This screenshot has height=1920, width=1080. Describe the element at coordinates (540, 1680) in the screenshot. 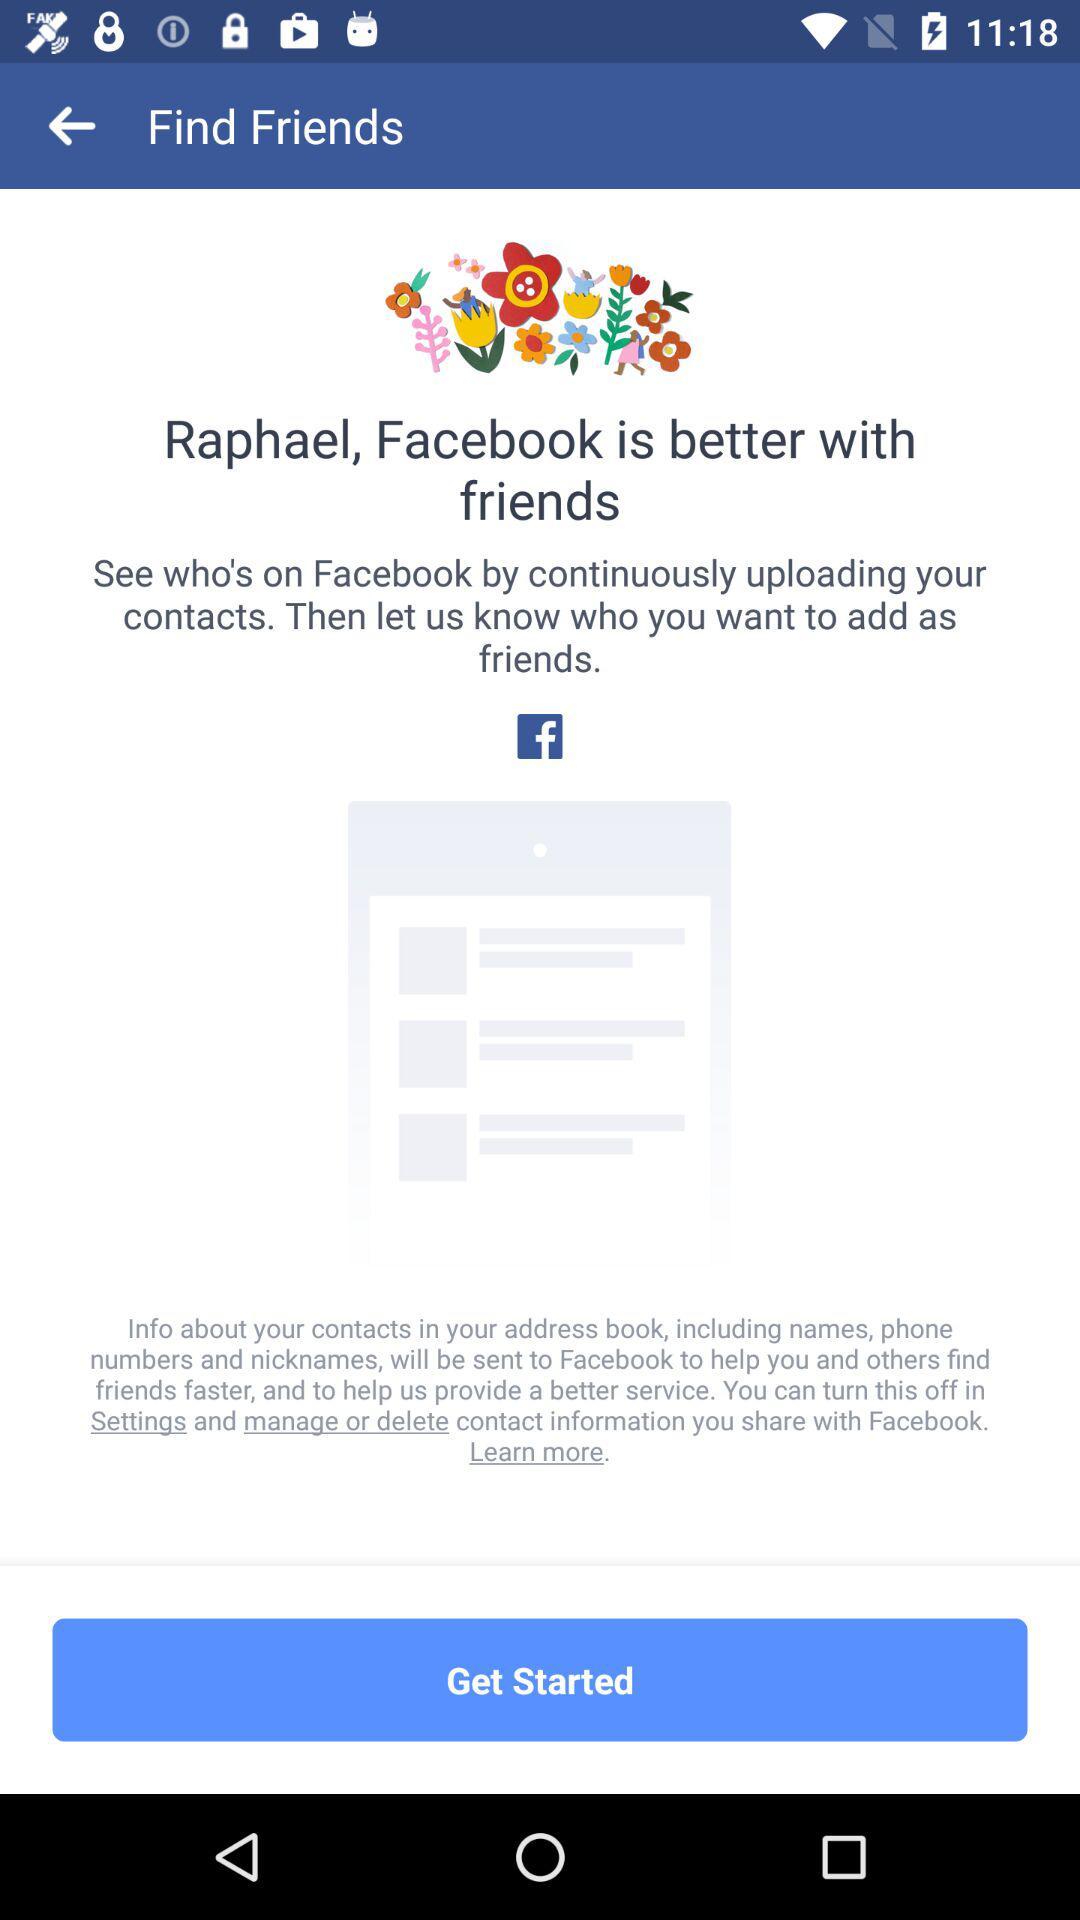

I see `the get started` at that location.